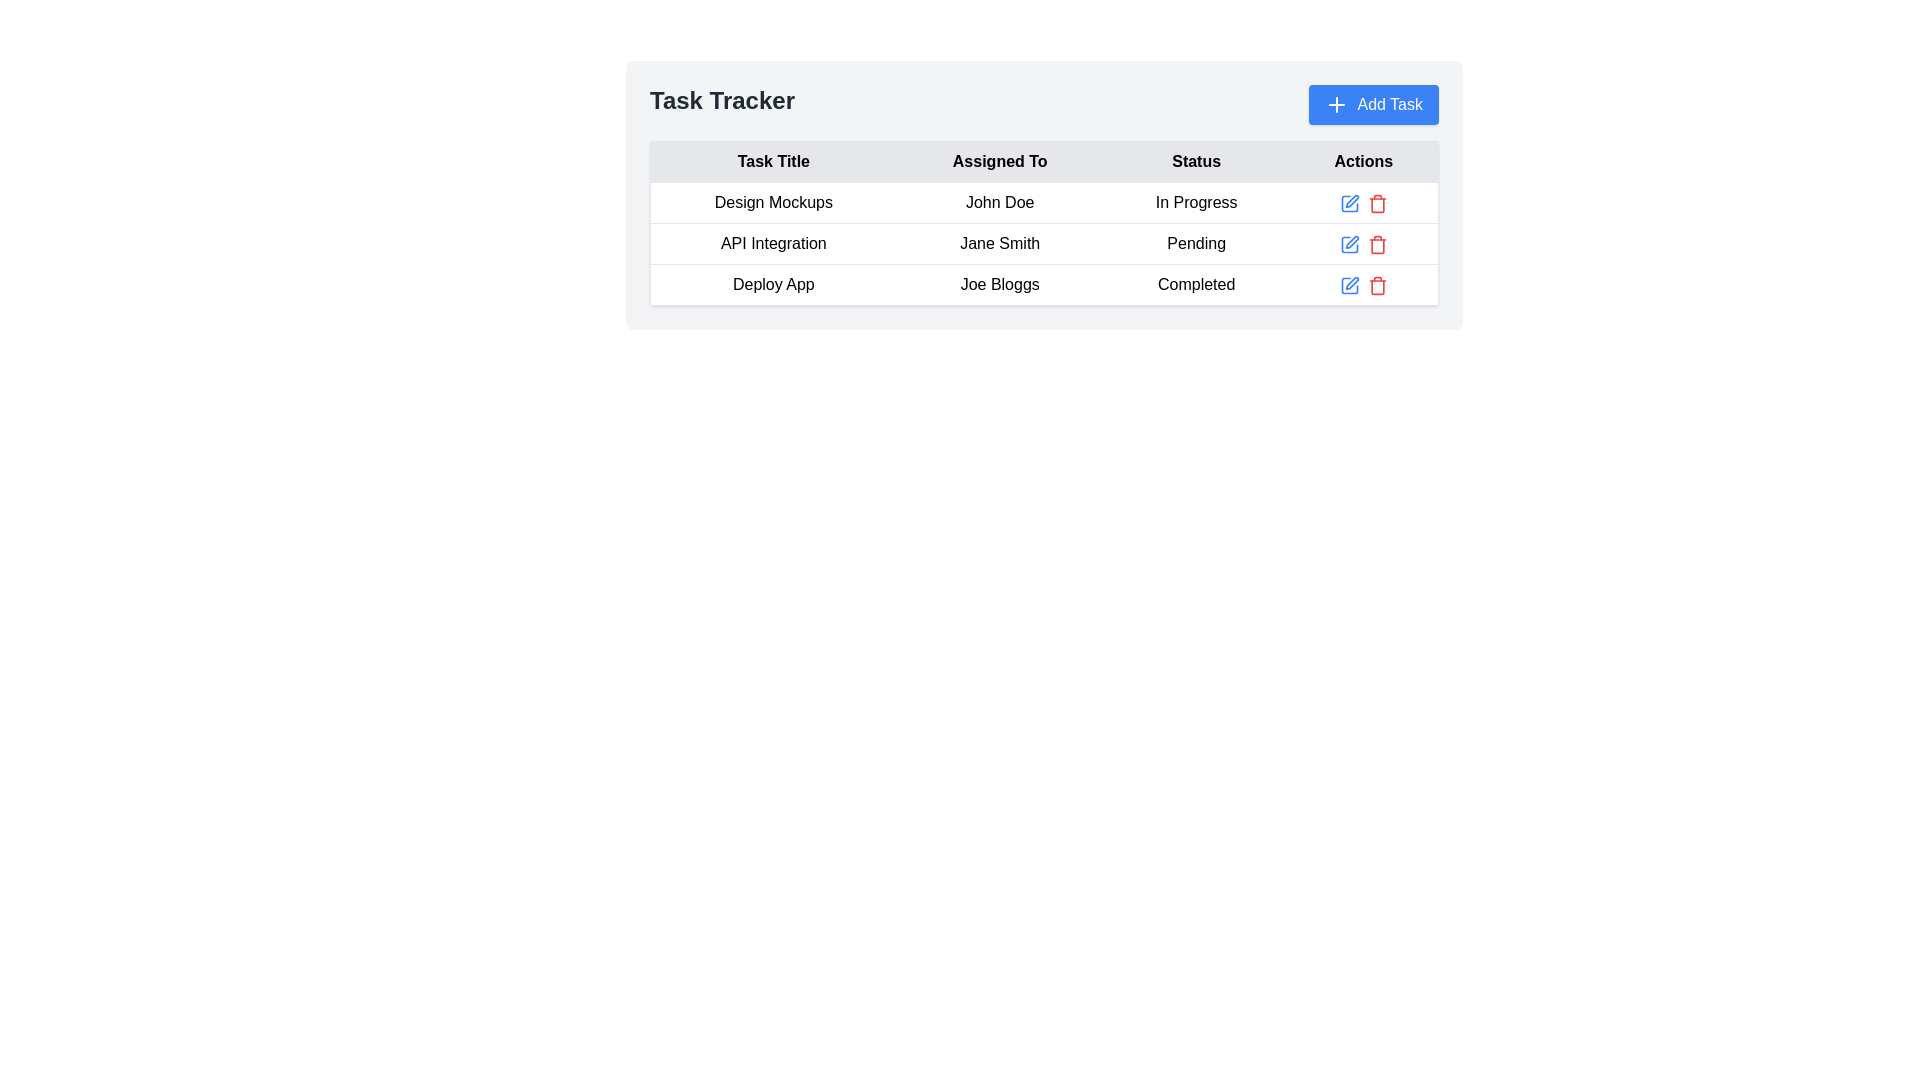 This screenshot has width=1920, height=1080. Describe the element at coordinates (999, 161) in the screenshot. I see `the Static table header text, which indicates the person a task is assigned to, located within the 'Task Tracker' table header row` at that location.